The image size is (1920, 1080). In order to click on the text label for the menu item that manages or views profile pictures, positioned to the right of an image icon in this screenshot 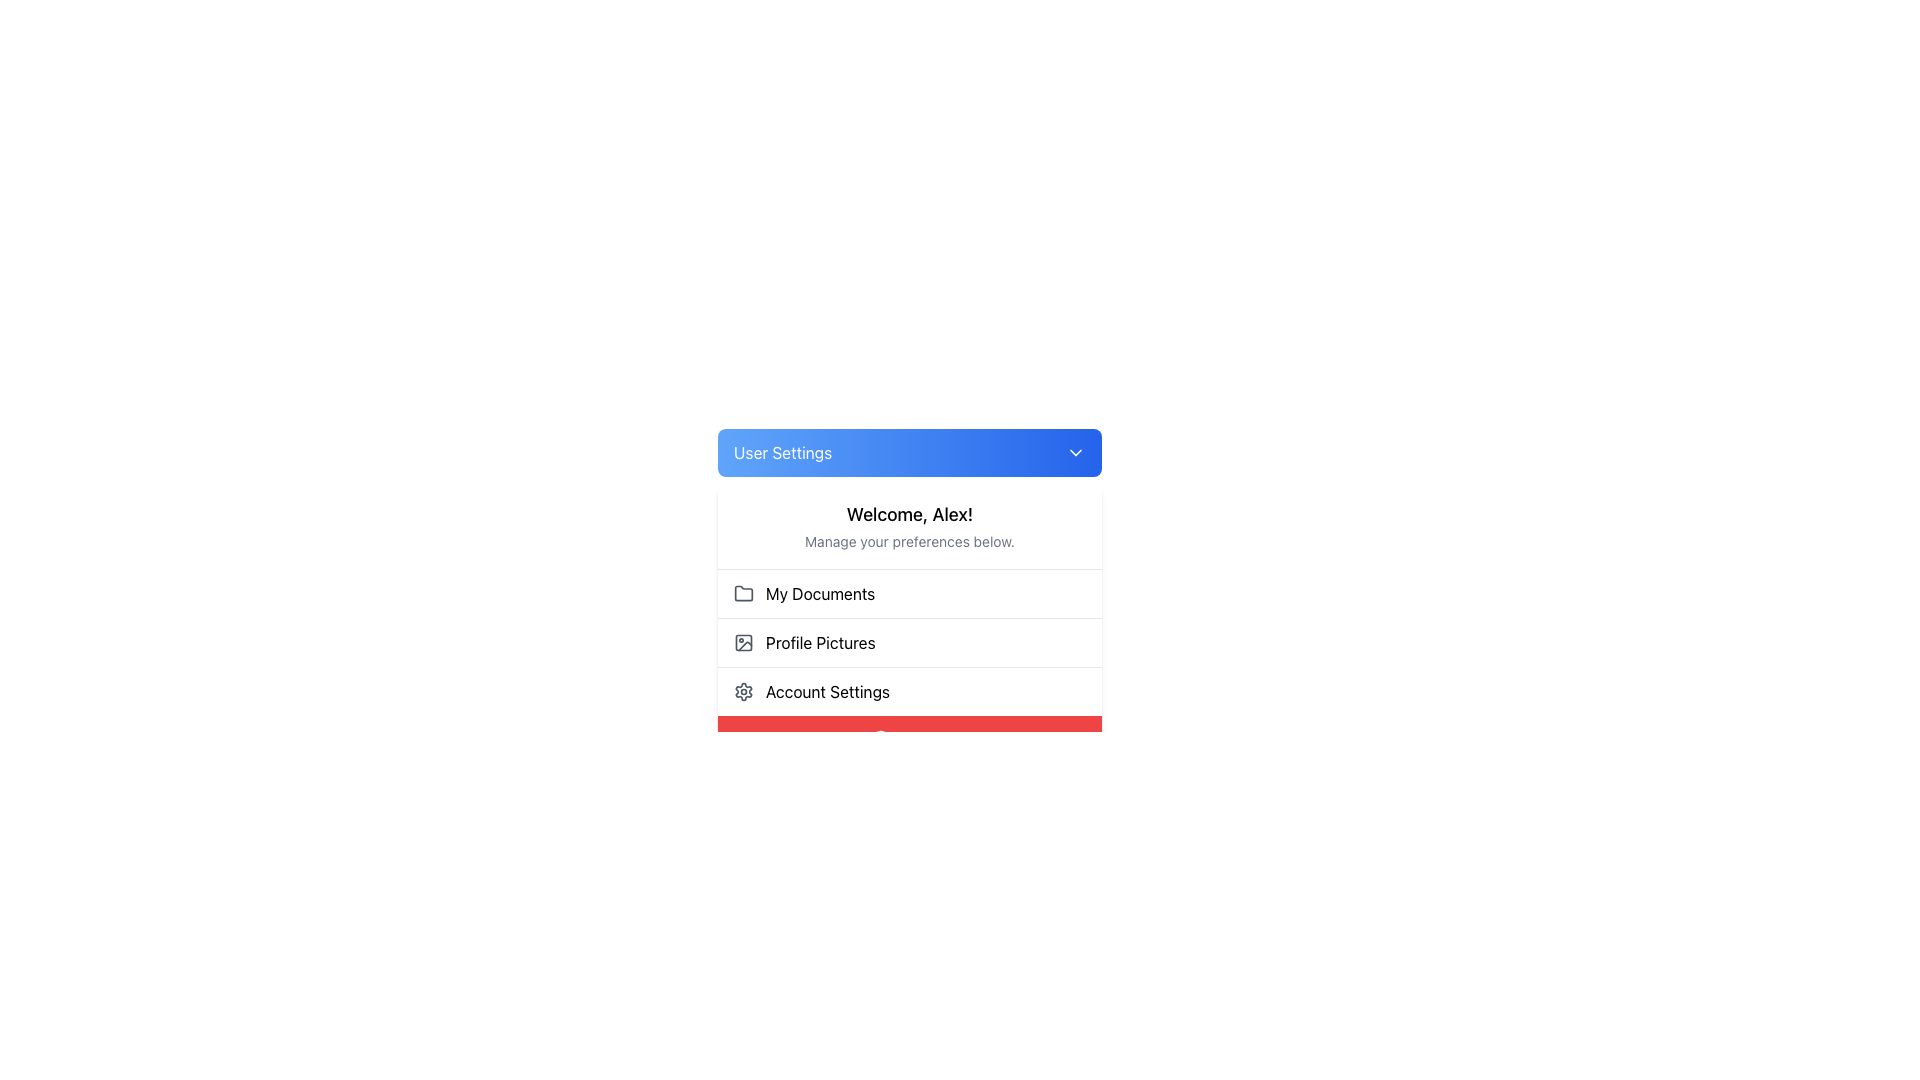, I will do `click(820, 643)`.